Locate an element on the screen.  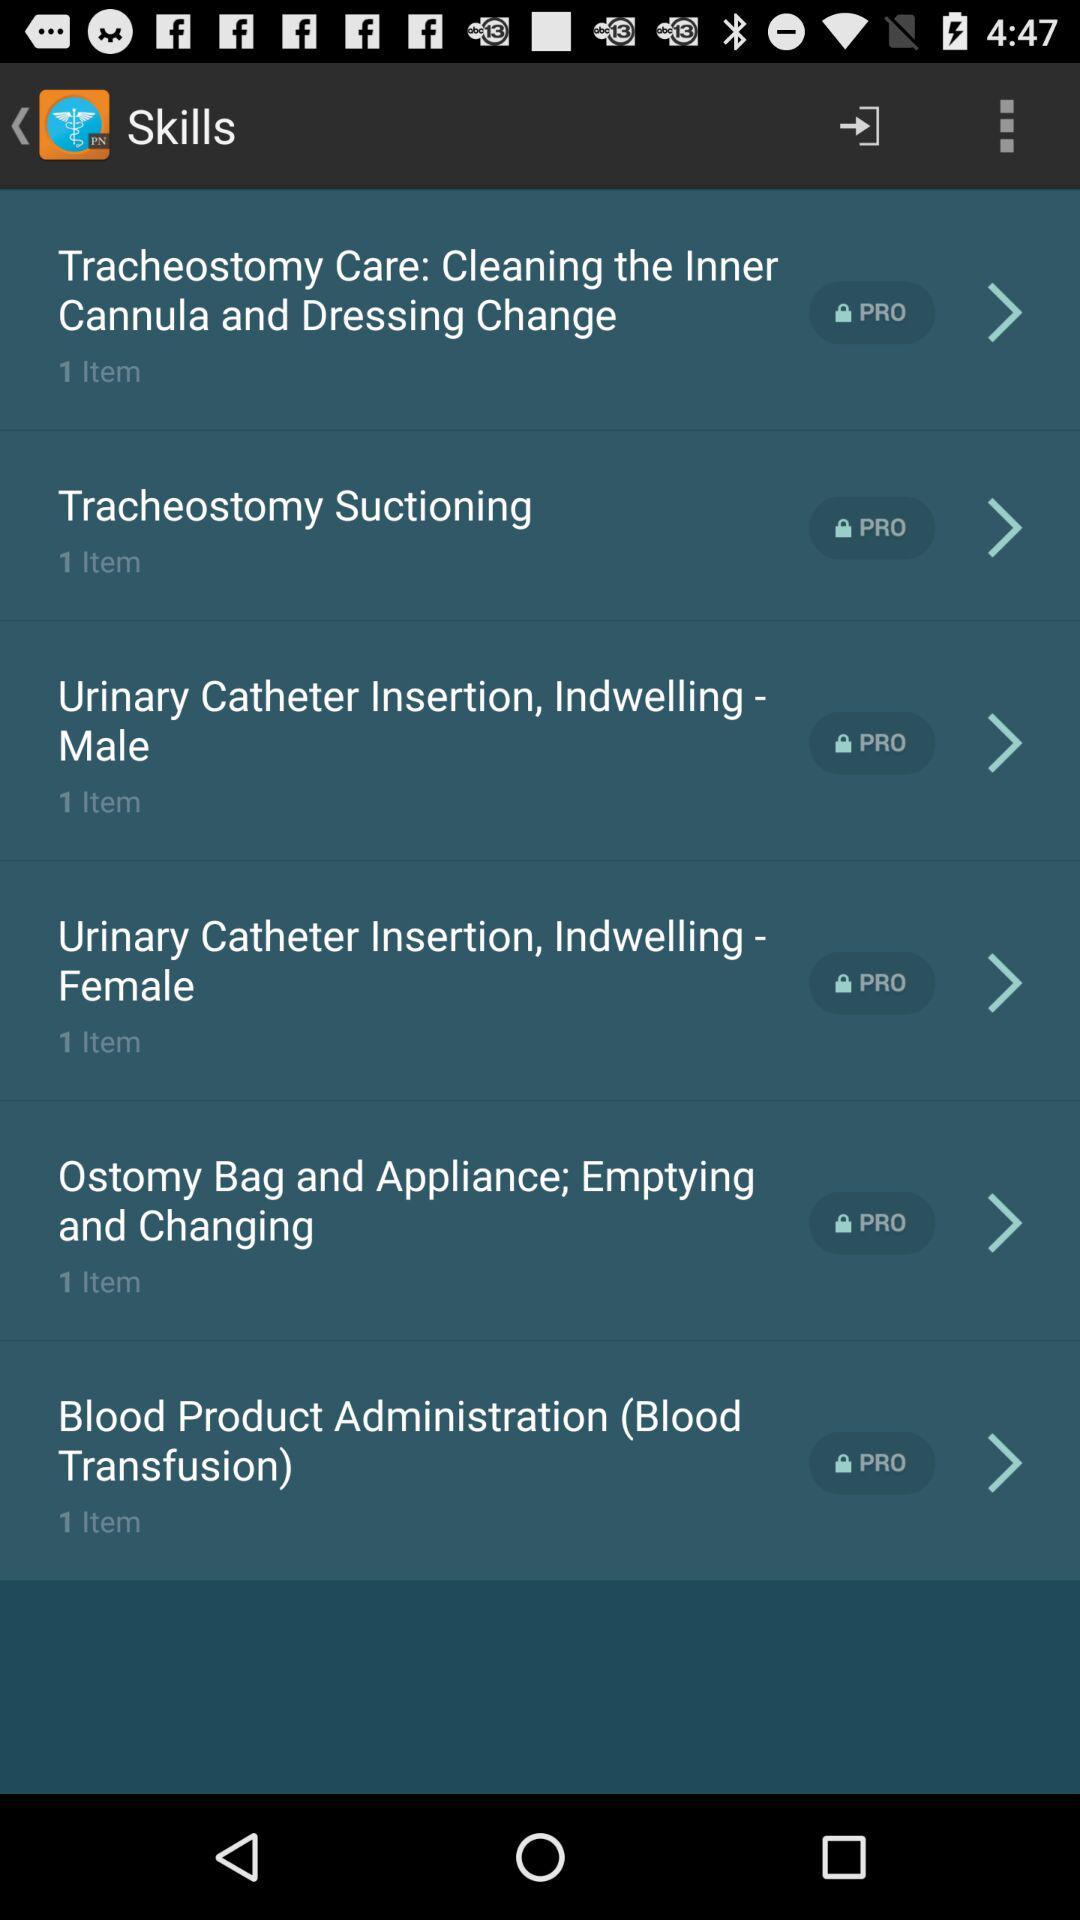
veirify pro option is located at coordinates (871, 1222).